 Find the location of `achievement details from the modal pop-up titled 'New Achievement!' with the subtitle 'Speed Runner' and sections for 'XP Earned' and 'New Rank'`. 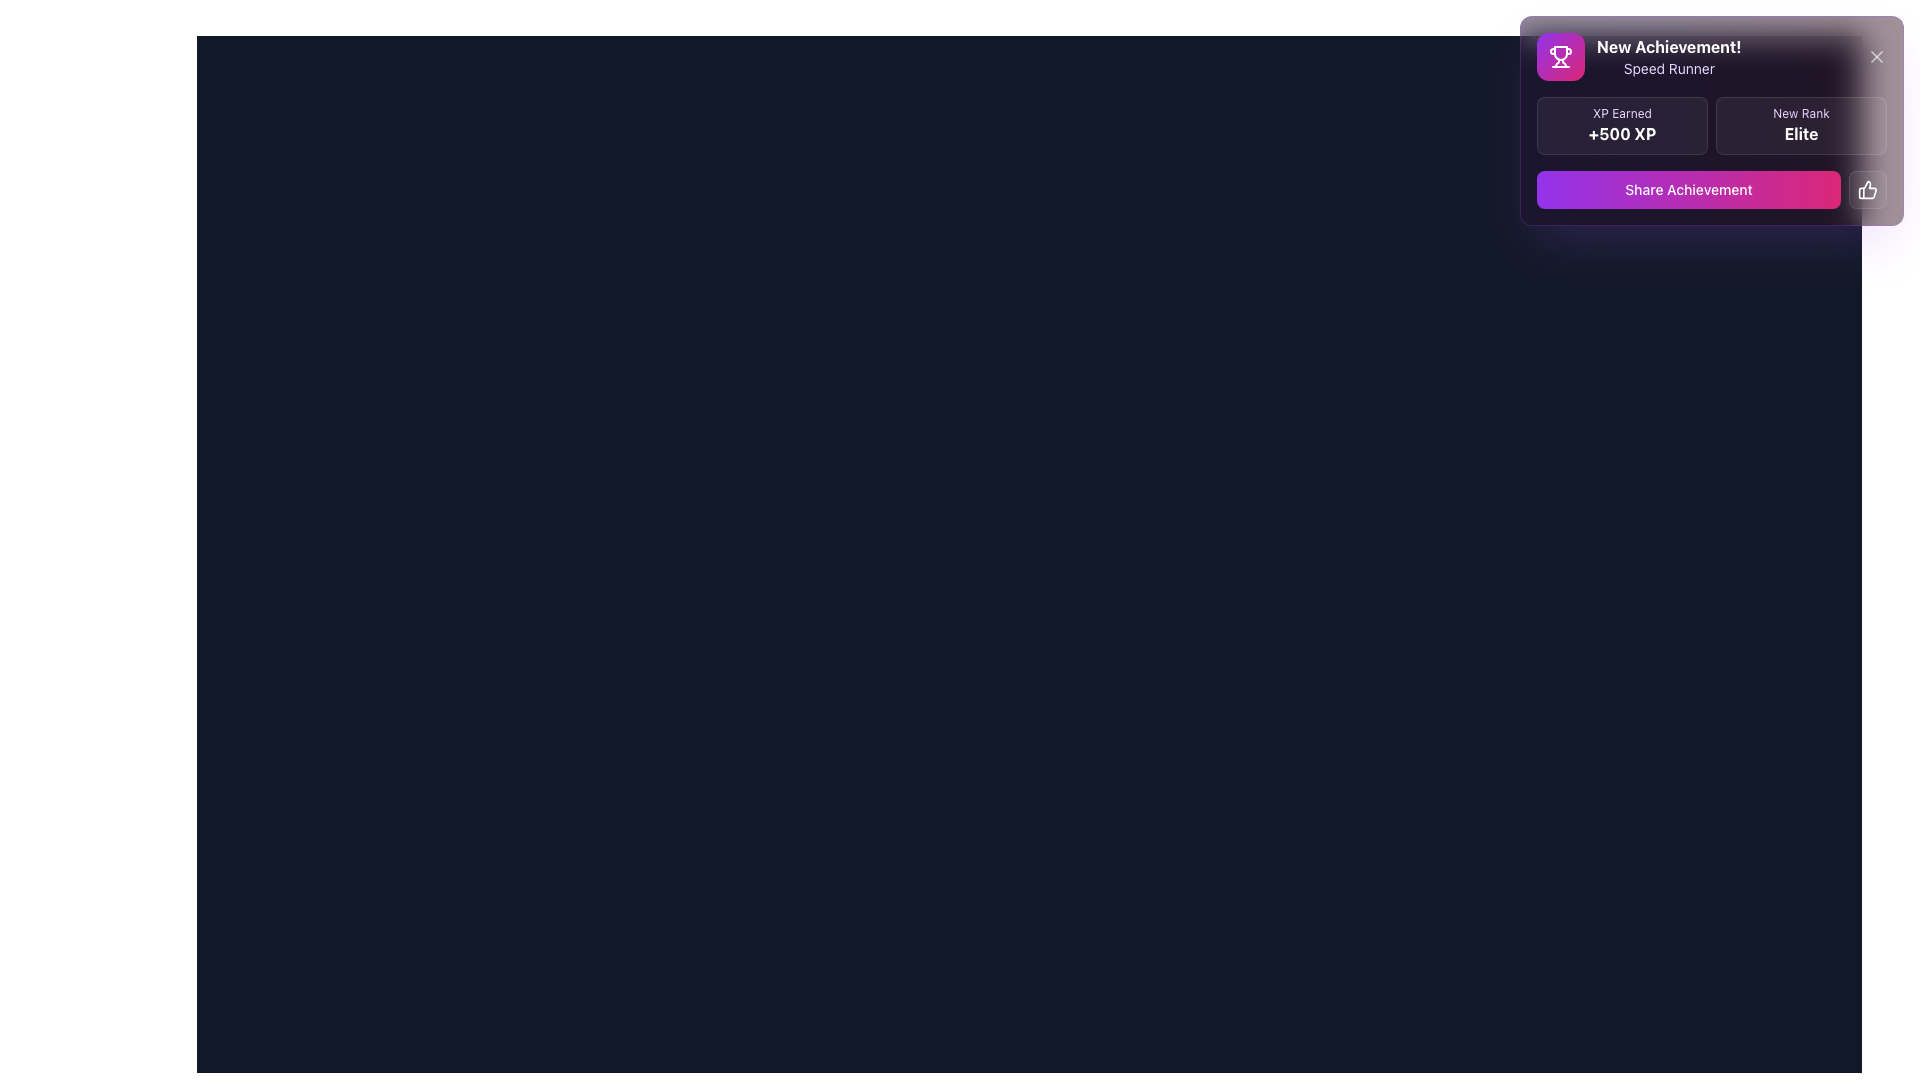

achievement details from the modal pop-up titled 'New Achievement!' with the subtitle 'Speed Runner' and sections for 'XP Earned' and 'New Rank' is located at coordinates (1711, 120).